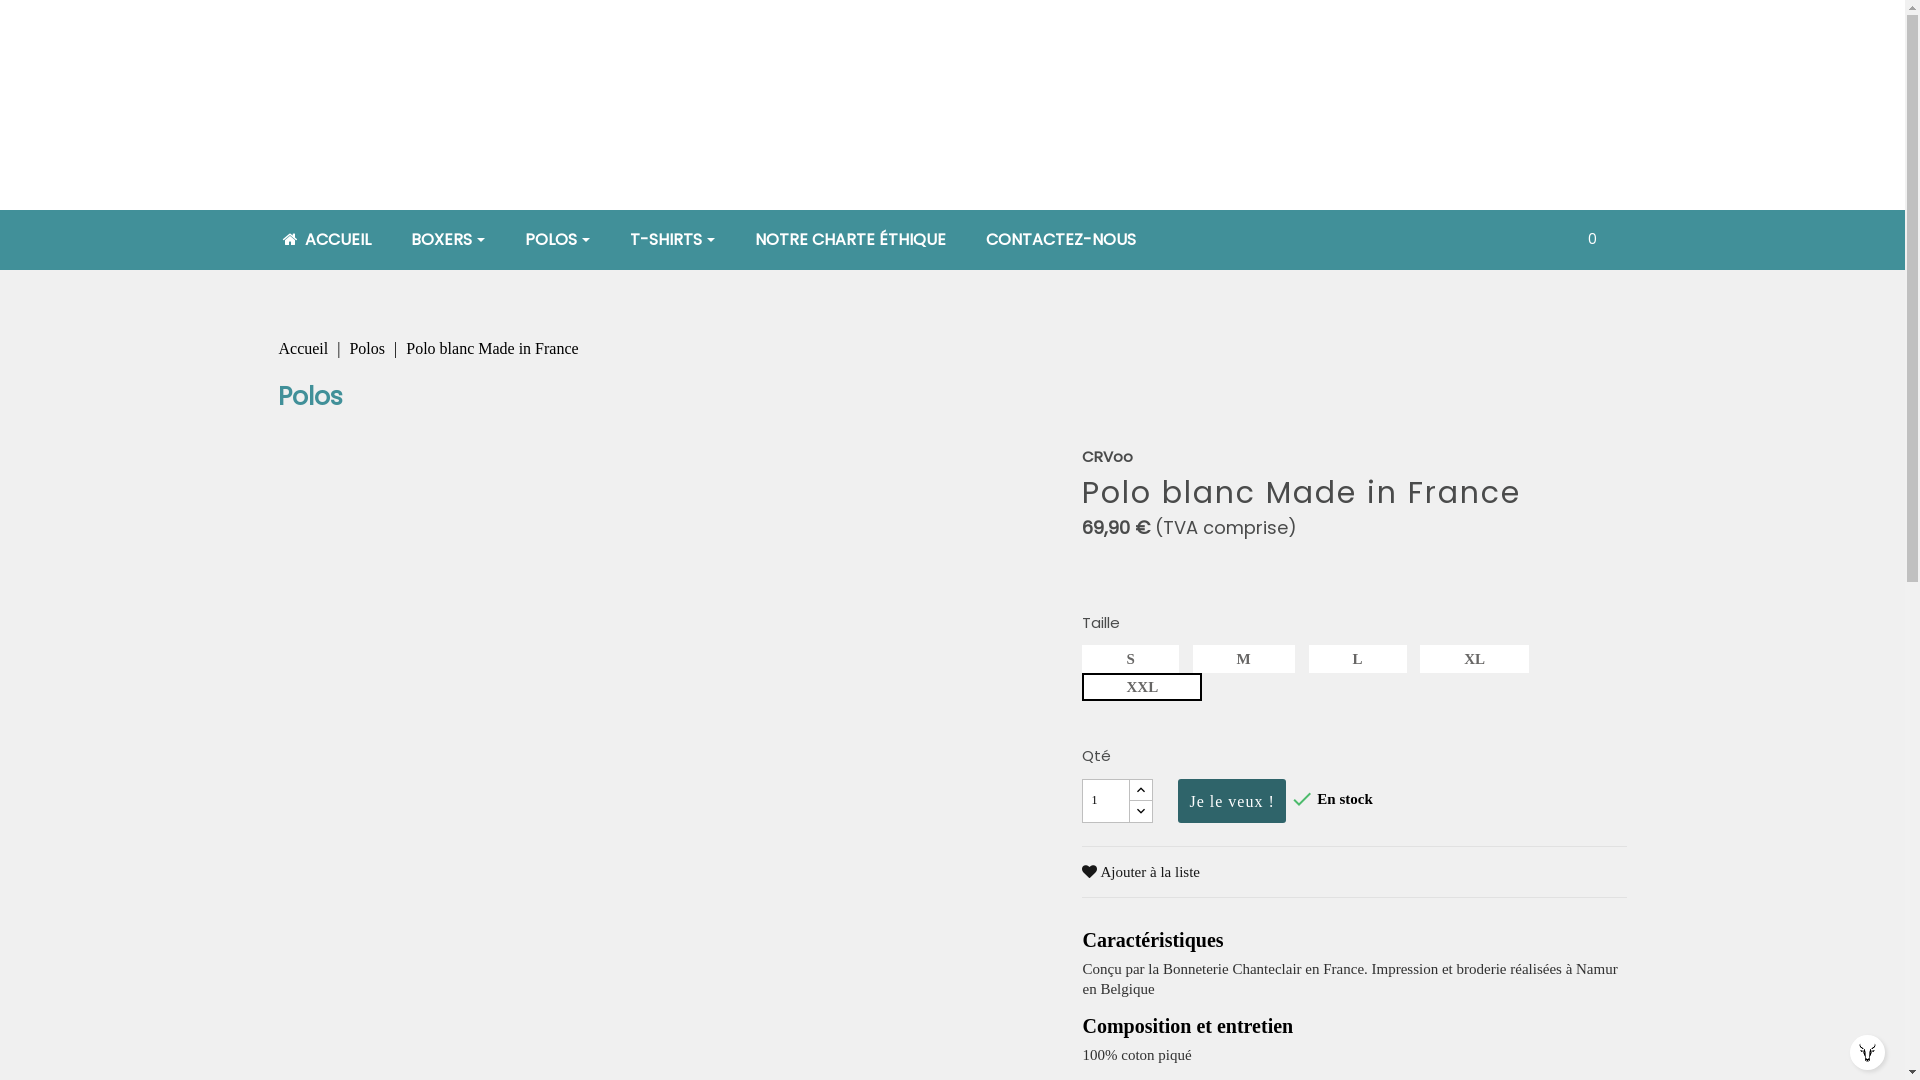 The height and width of the screenshot is (1080, 1920). What do you see at coordinates (556, 238) in the screenshot?
I see `'POLOS'` at bounding box center [556, 238].